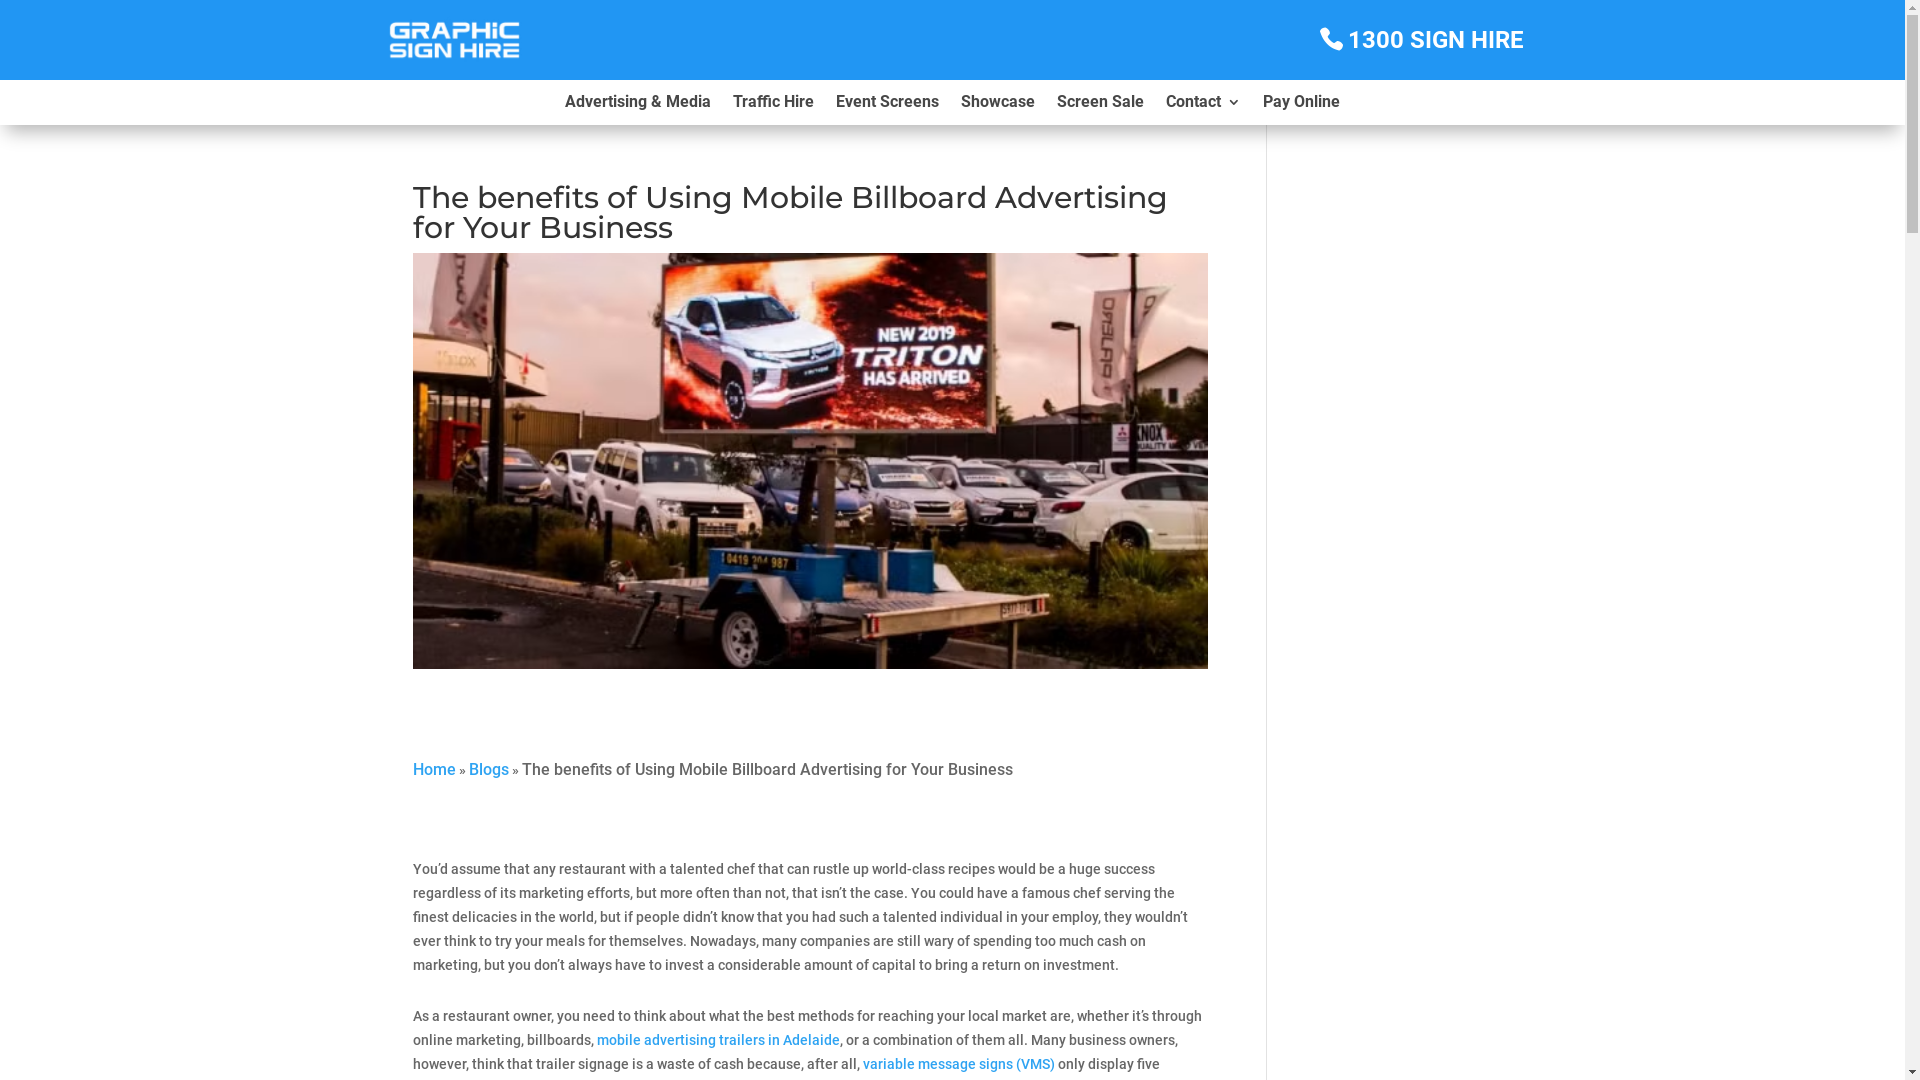  I want to click on 'variable message signs (VMS)', so click(957, 1063).